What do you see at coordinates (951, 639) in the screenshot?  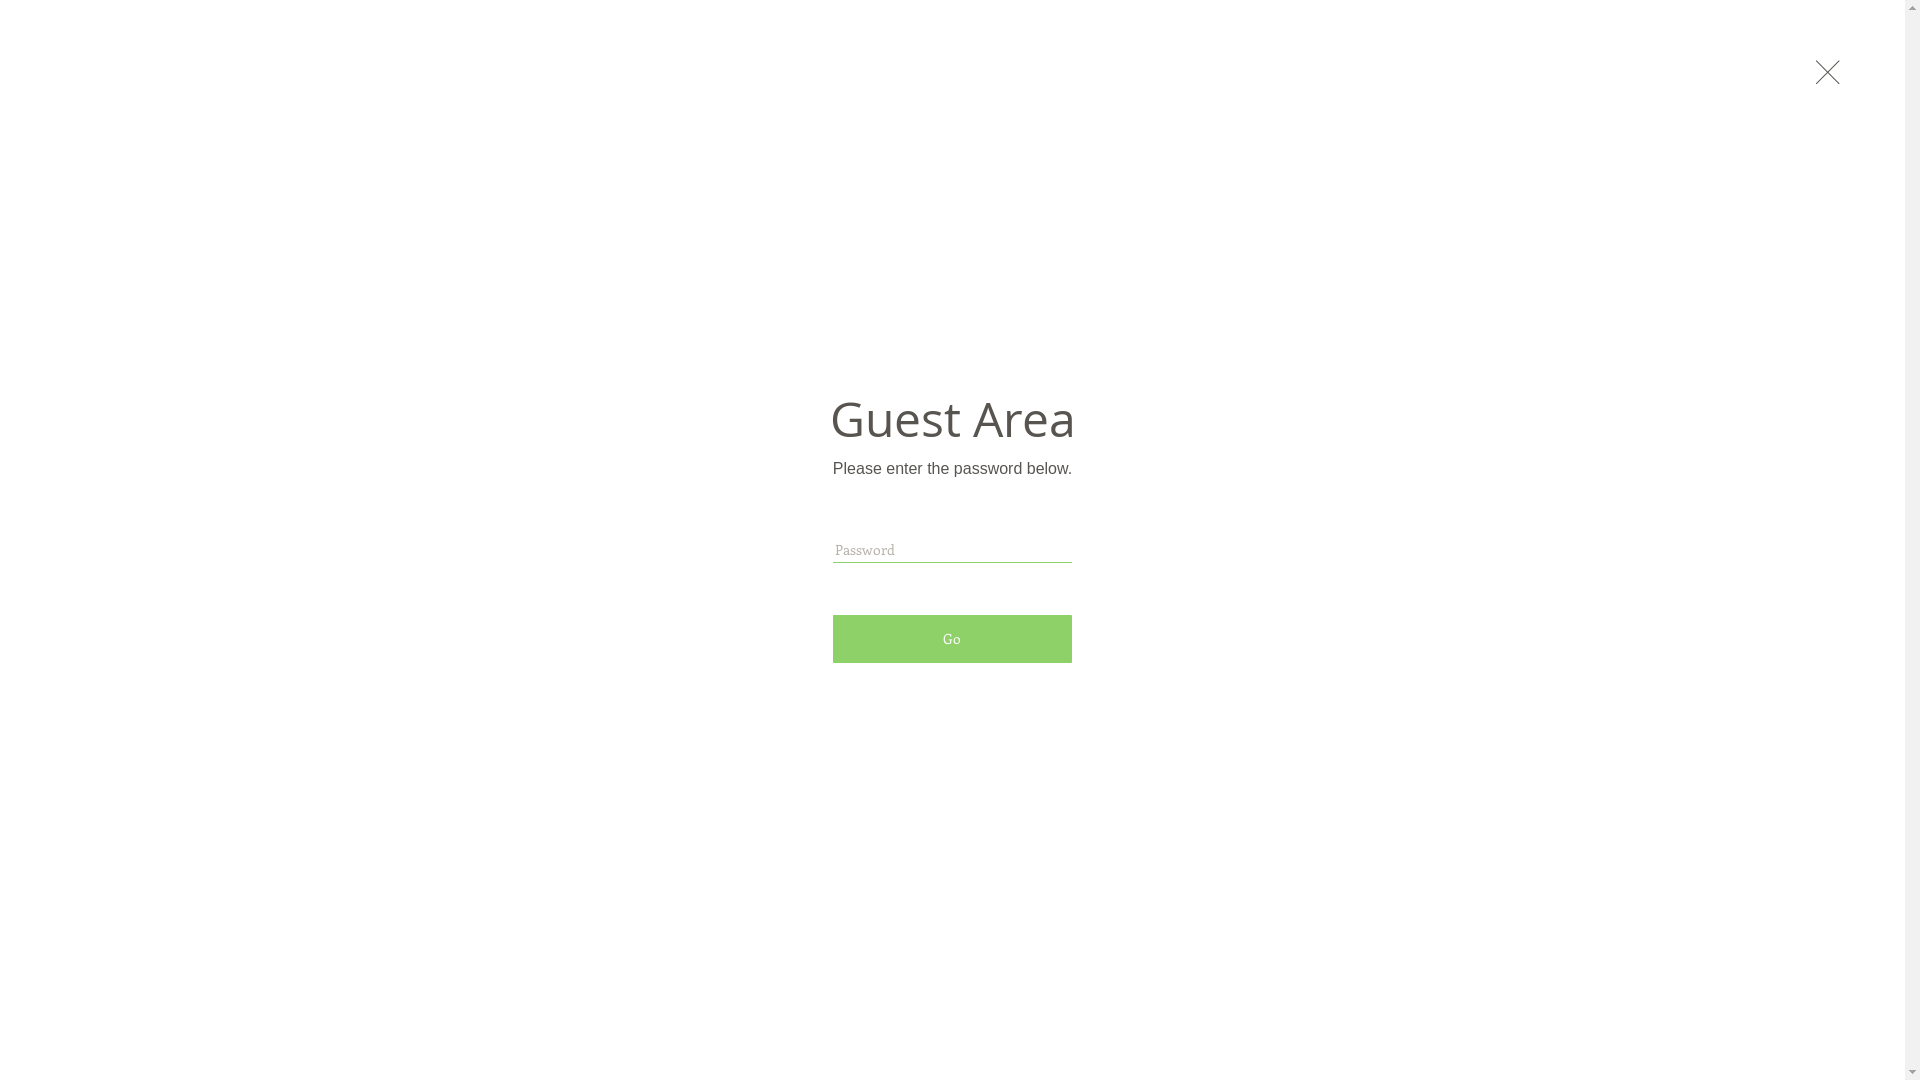 I see `'Go'` at bounding box center [951, 639].